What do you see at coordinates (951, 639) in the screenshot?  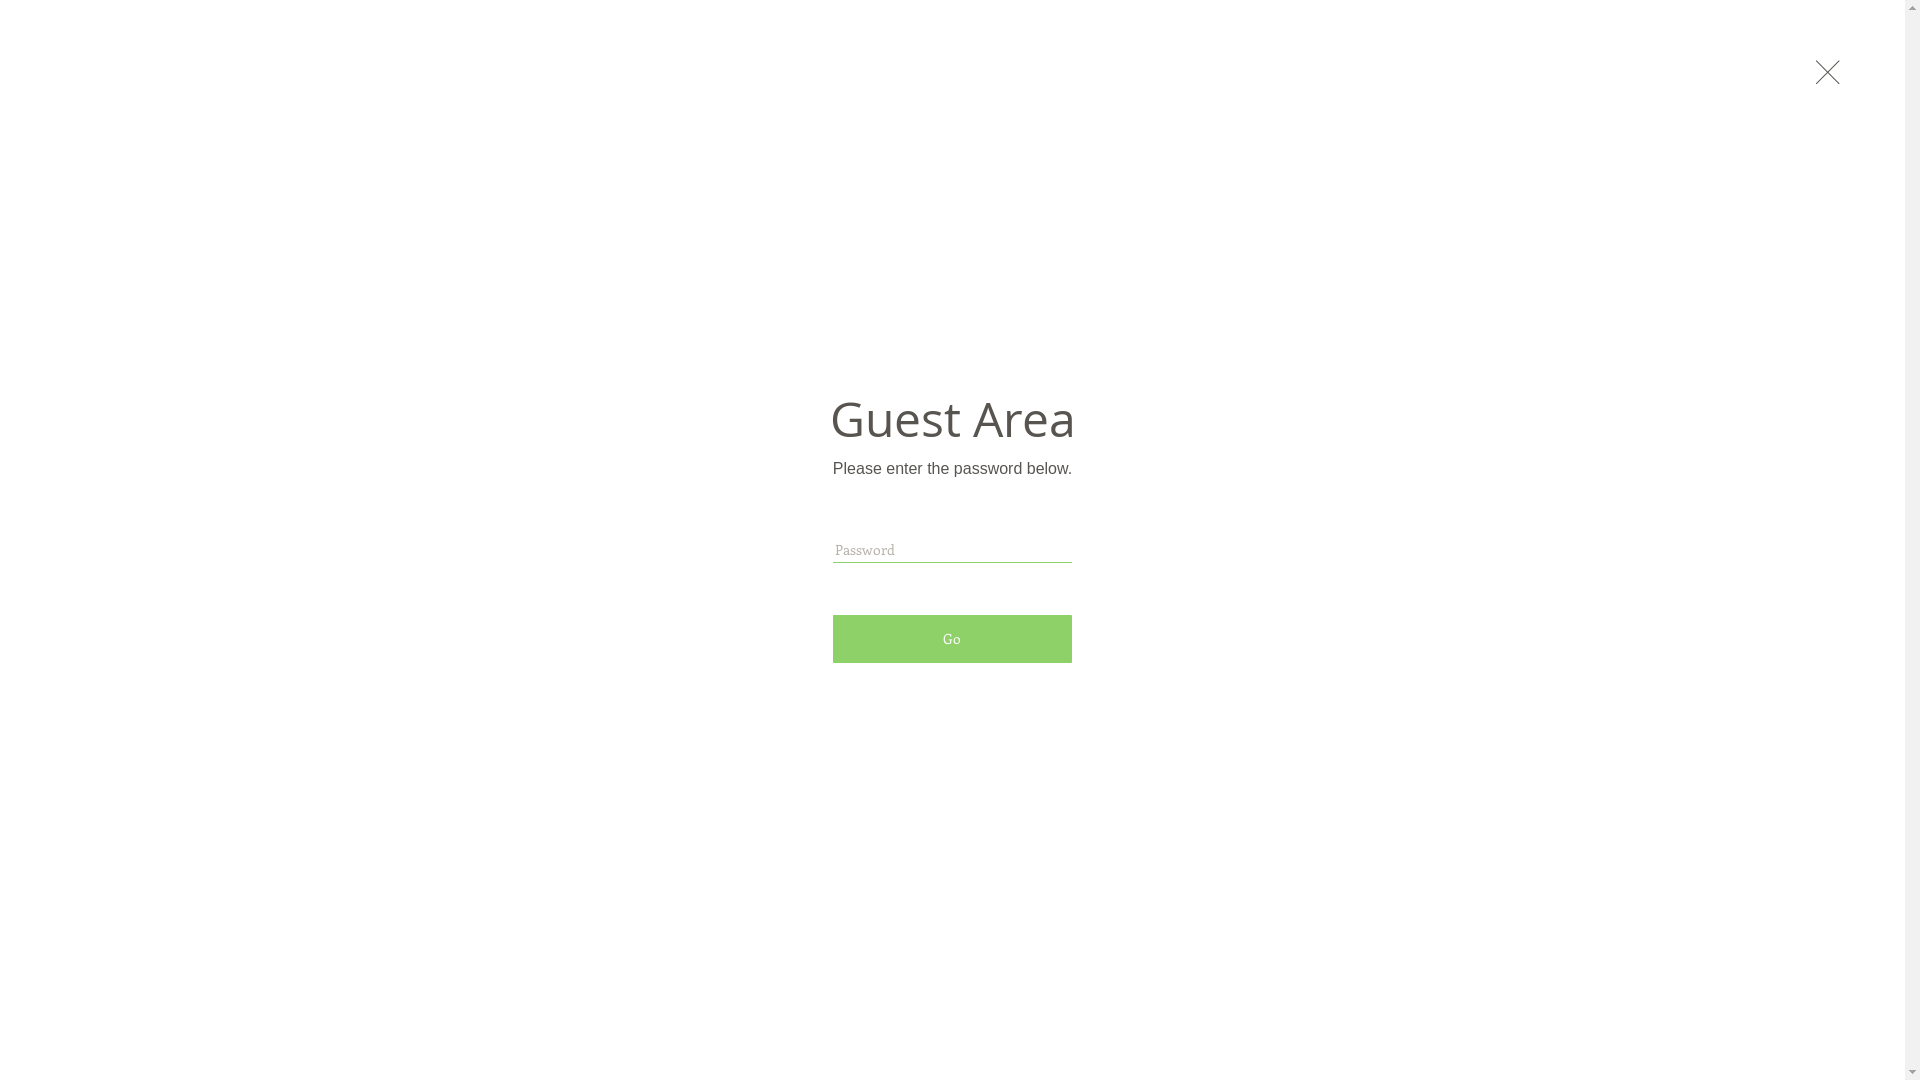 I see `'Go'` at bounding box center [951, 639].